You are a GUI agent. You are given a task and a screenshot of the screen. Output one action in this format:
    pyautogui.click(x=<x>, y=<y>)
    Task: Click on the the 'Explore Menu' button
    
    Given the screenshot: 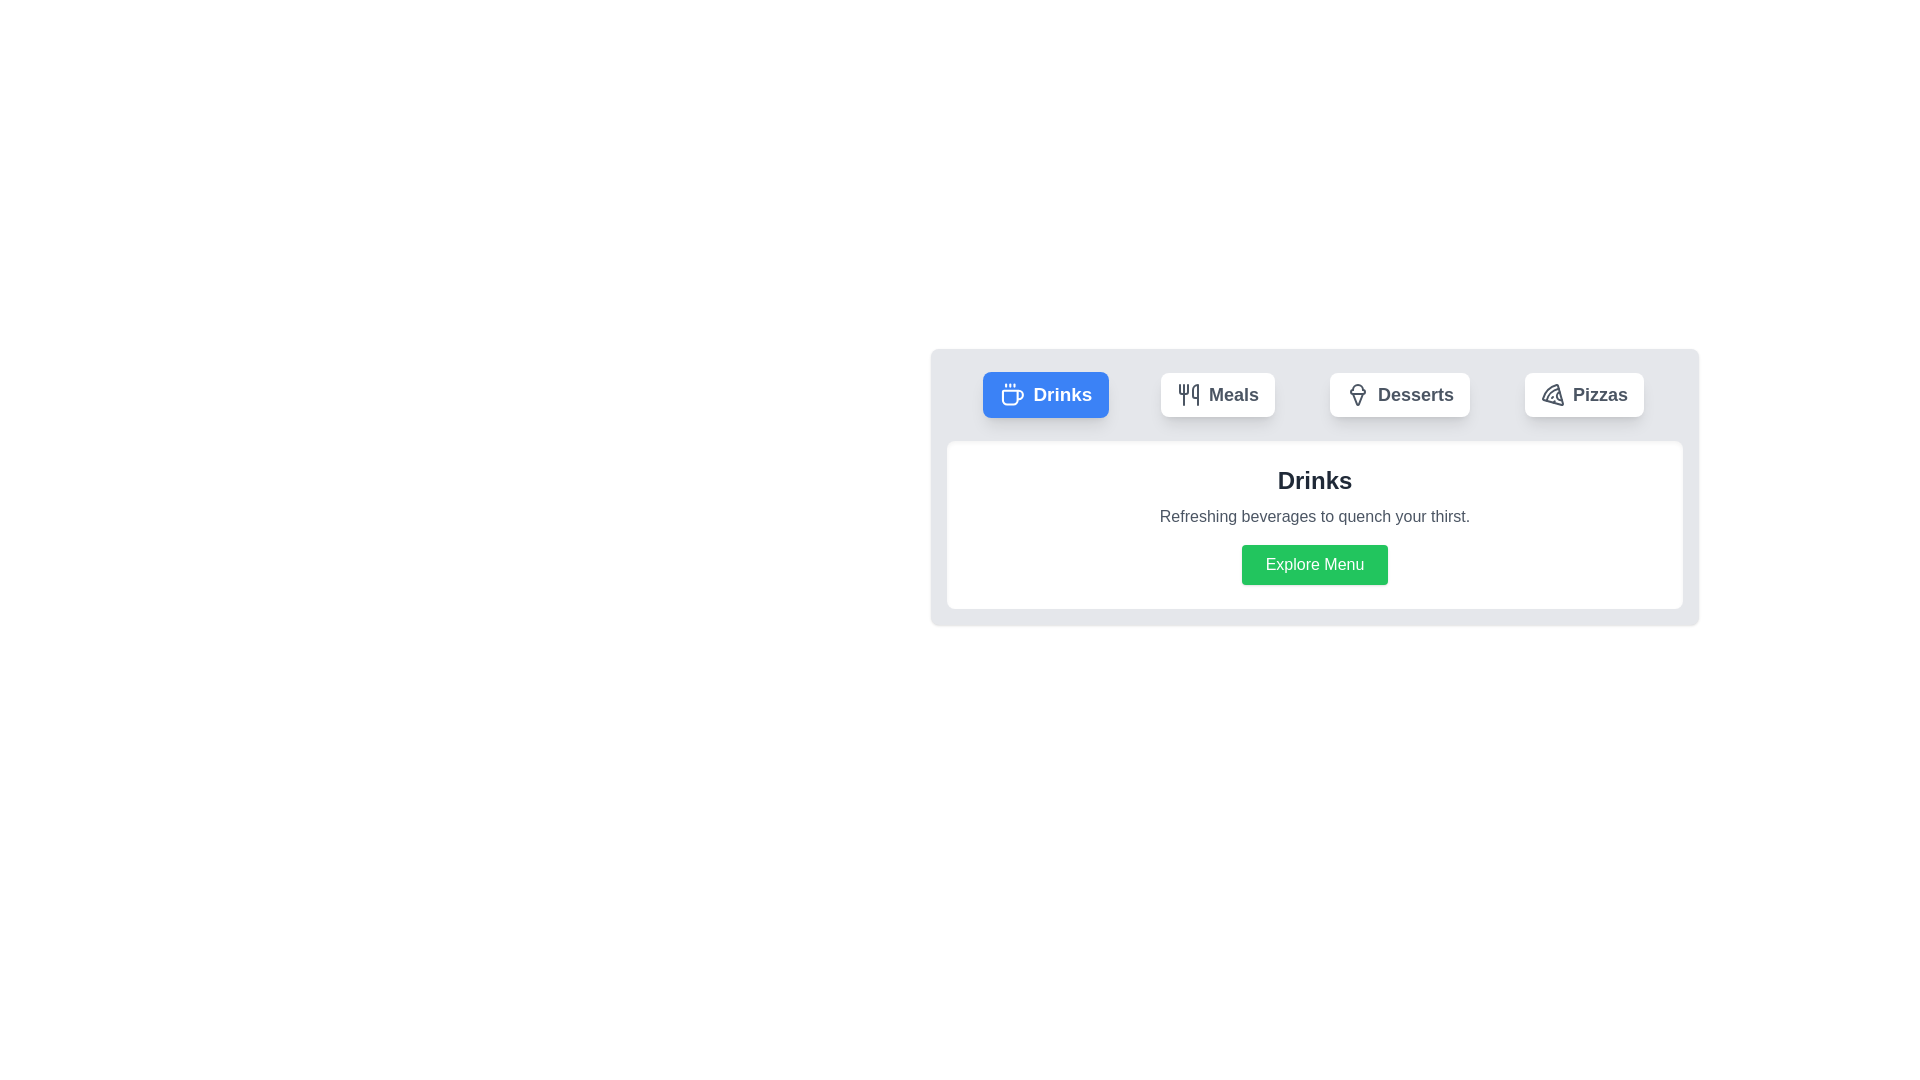 What is the action you would take?
    pyautogui.click(x=1315, y=564)
    